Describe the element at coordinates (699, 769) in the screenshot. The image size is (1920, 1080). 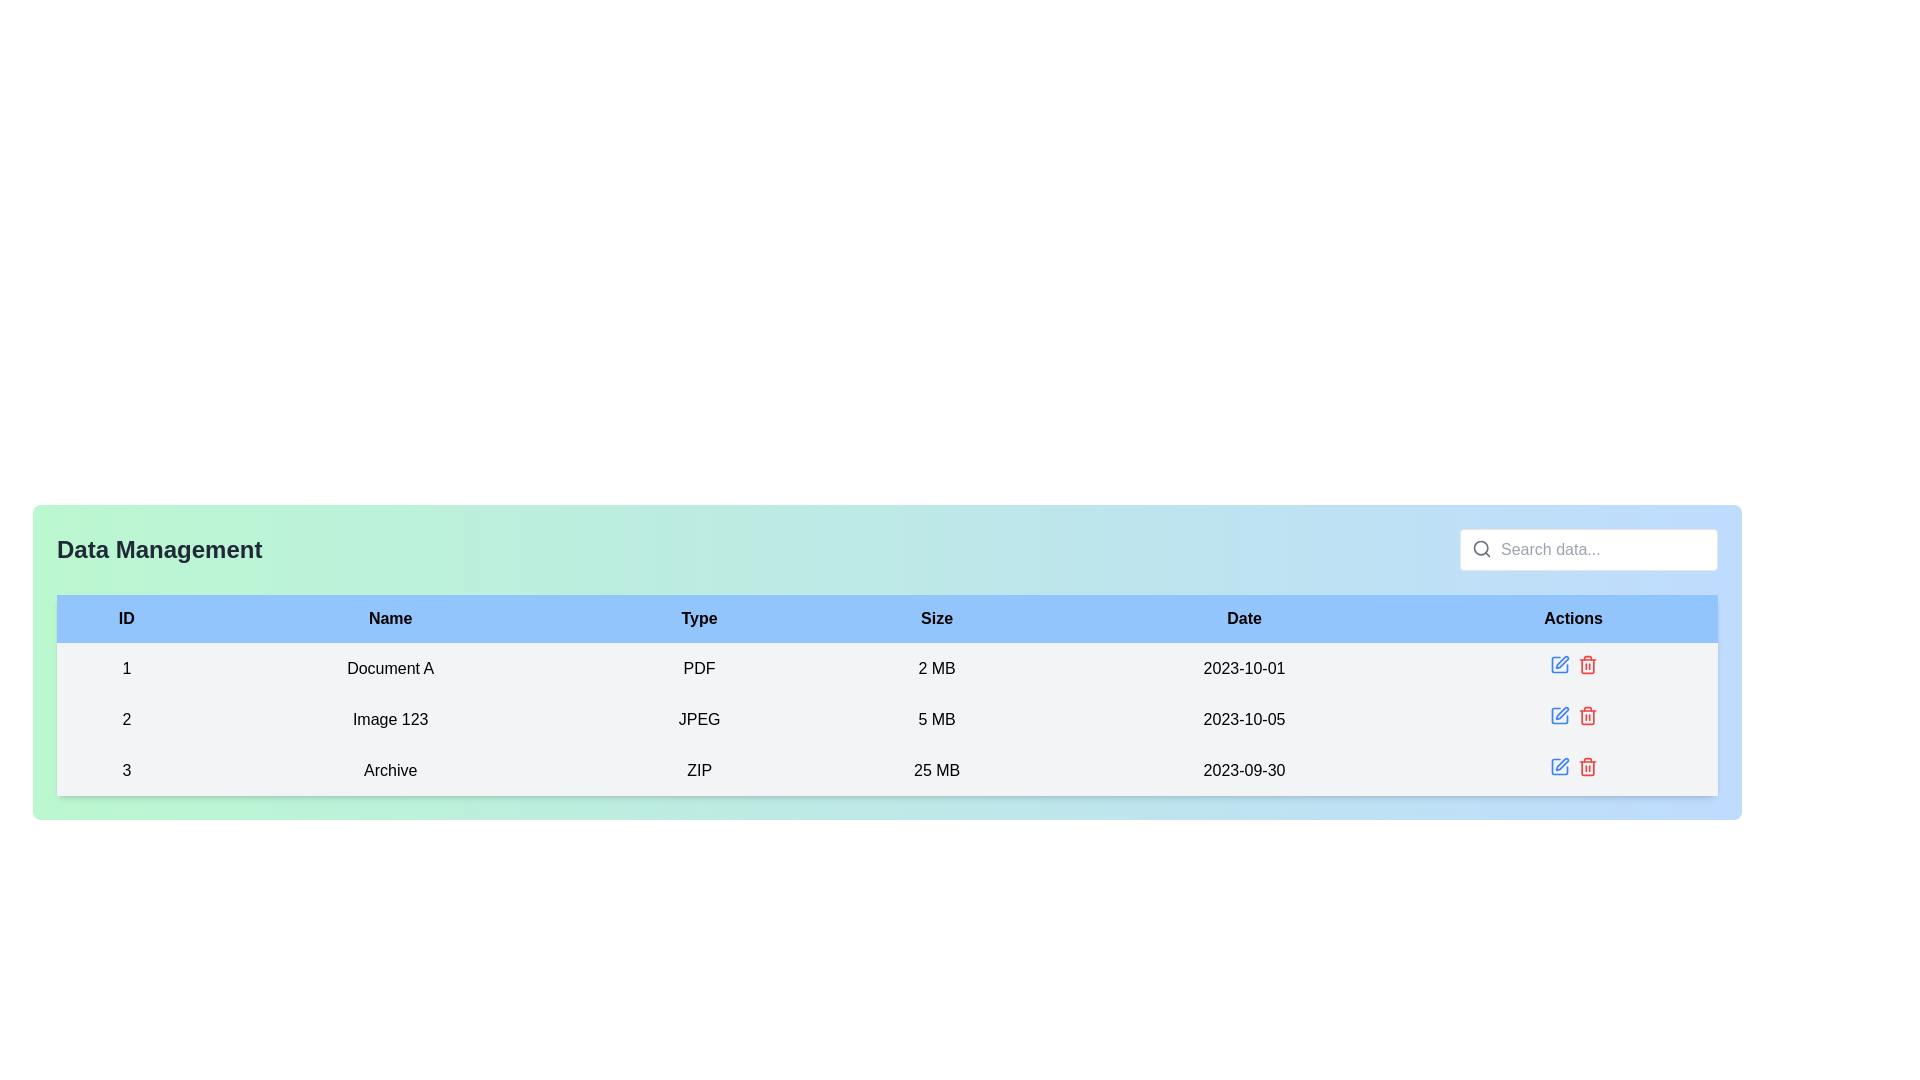
I see `the text label 'ZIP' in bold font, located in the third cell under the 'Type' column of the data table` at that location.